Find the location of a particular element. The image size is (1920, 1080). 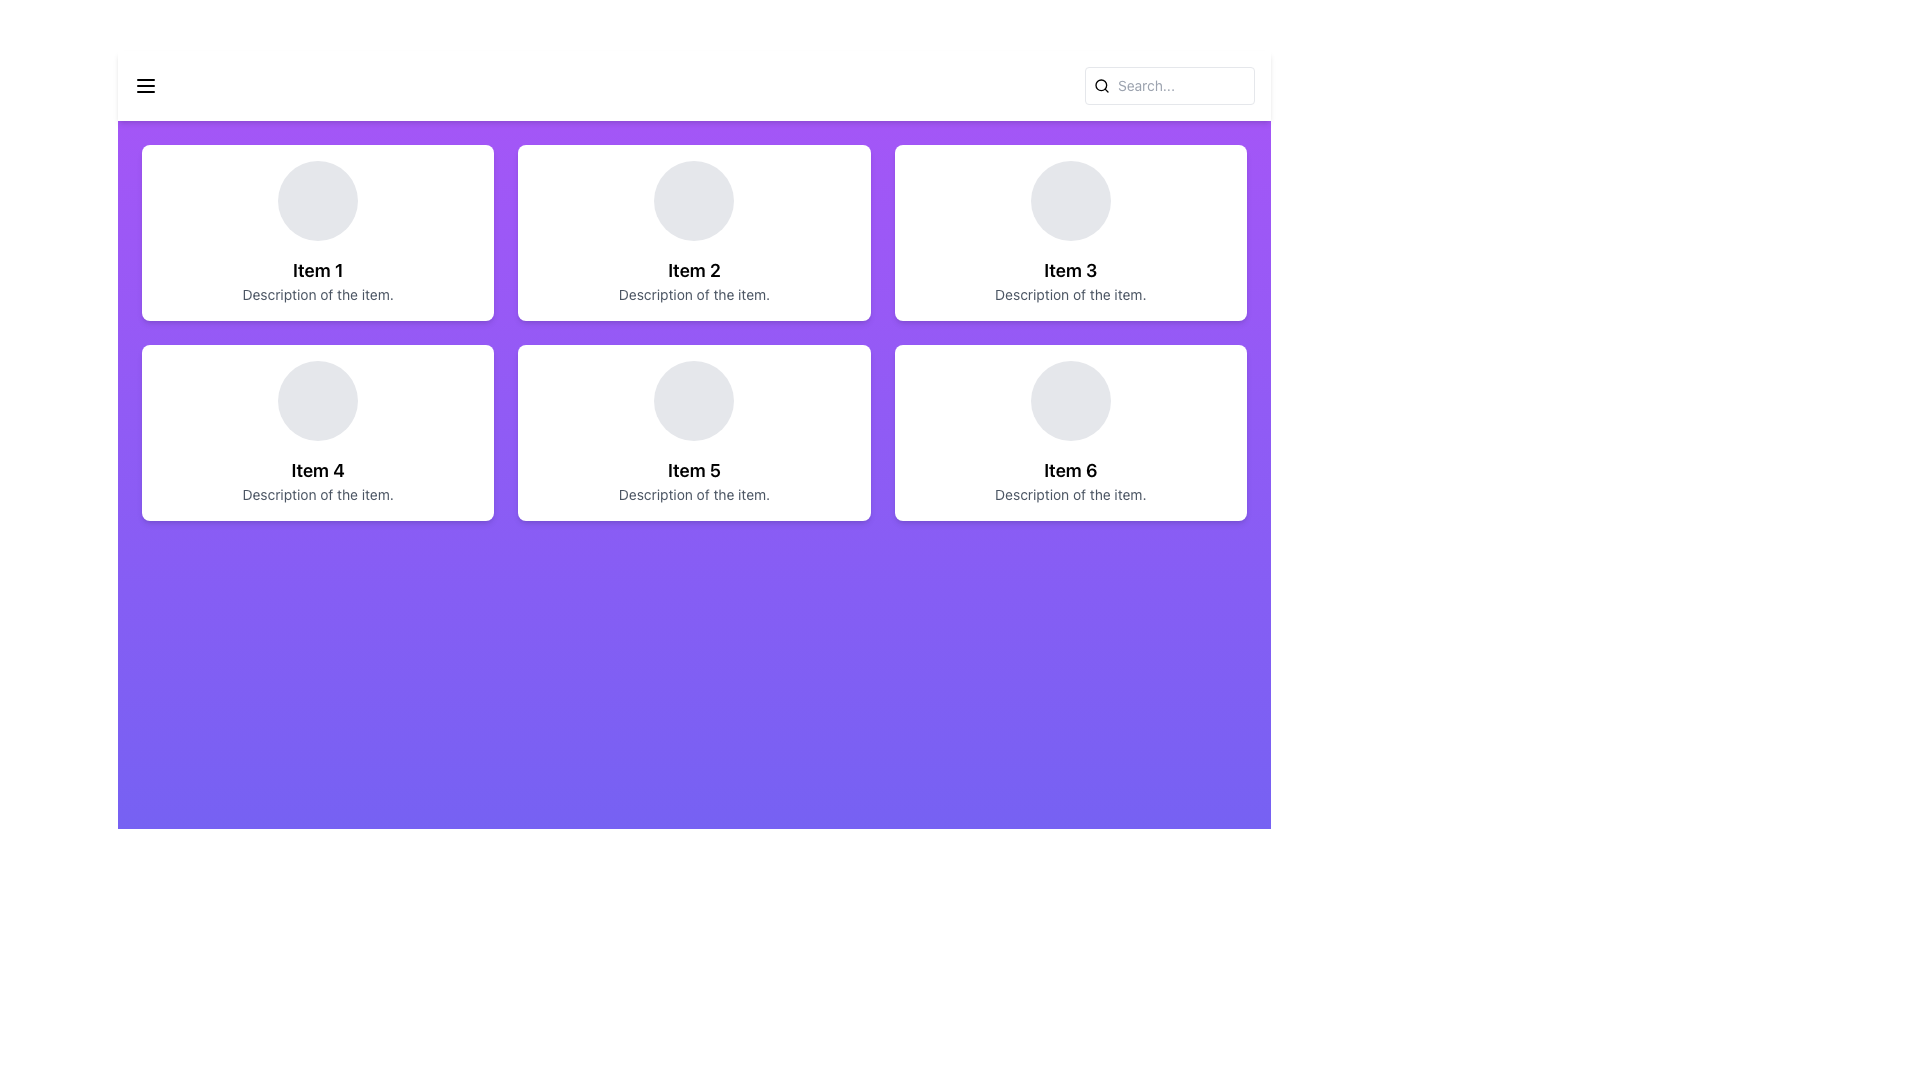

the Card element representing 'Item 3', located in the top row, third column of the grid layout is located at coordinates (1069, 231).